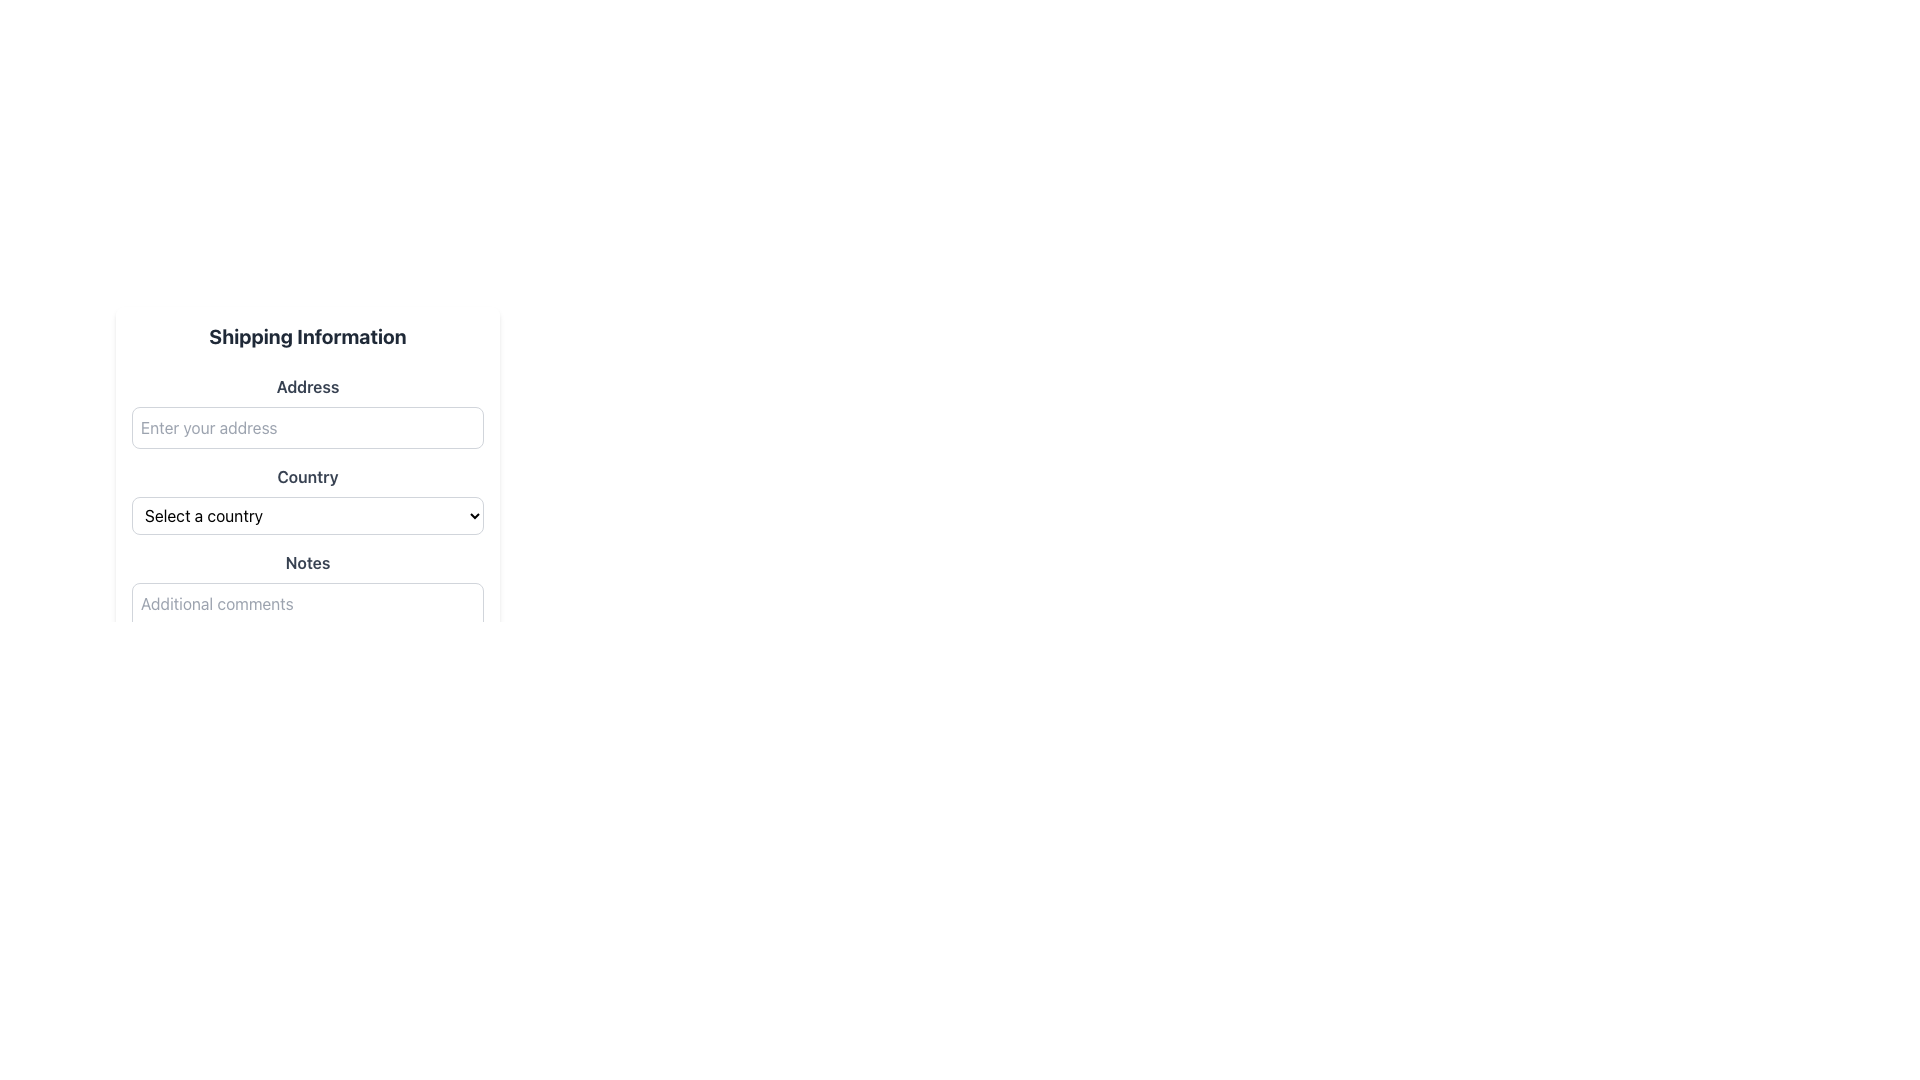  What do you see at coordinates (306, 499) in the screenshot?
I see `an option from the Dropdown menu for choosing the country, located in the Shipping Information section of the form, which is the second input field after the Address input` at bounding box center [306, 499].